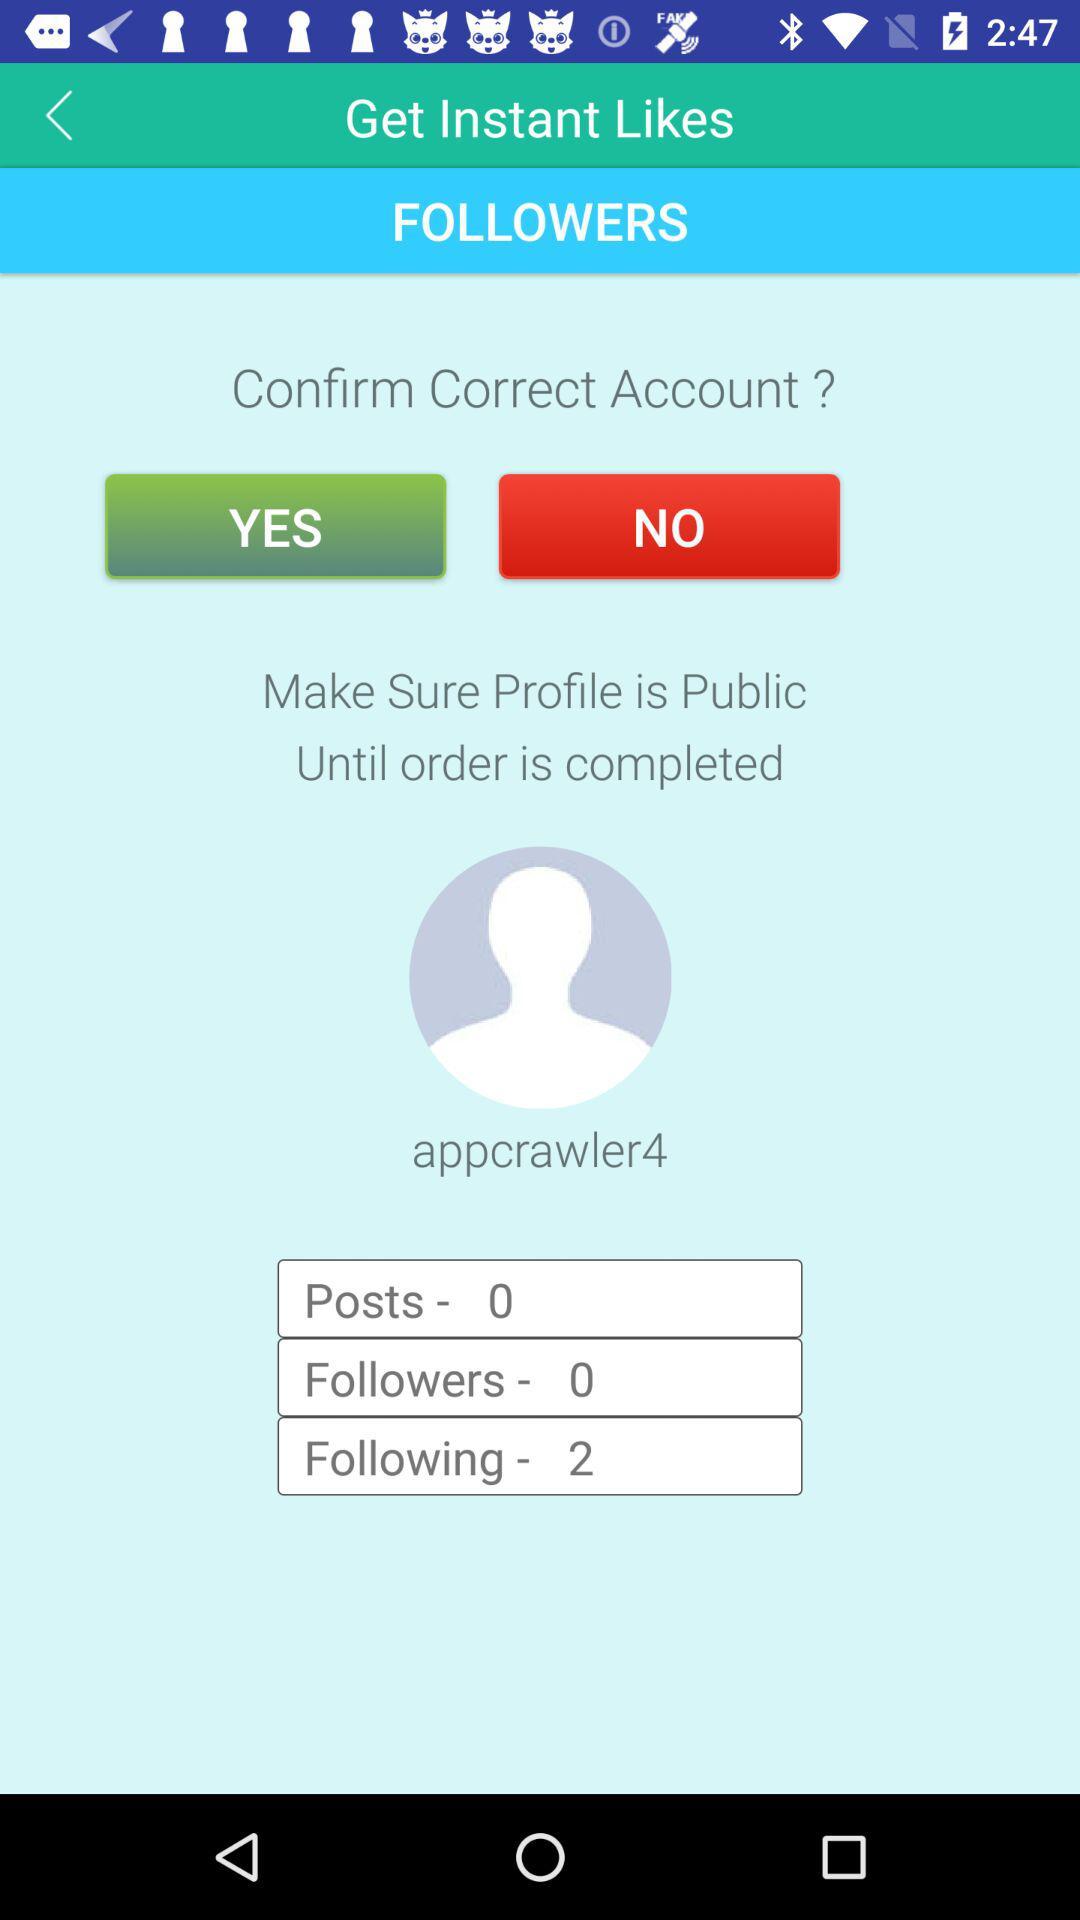 This screenshot has height=1920, width=1080. Describe the element at coordinates (275, 526) in the screenshot. I see `the yes icon` at that location.